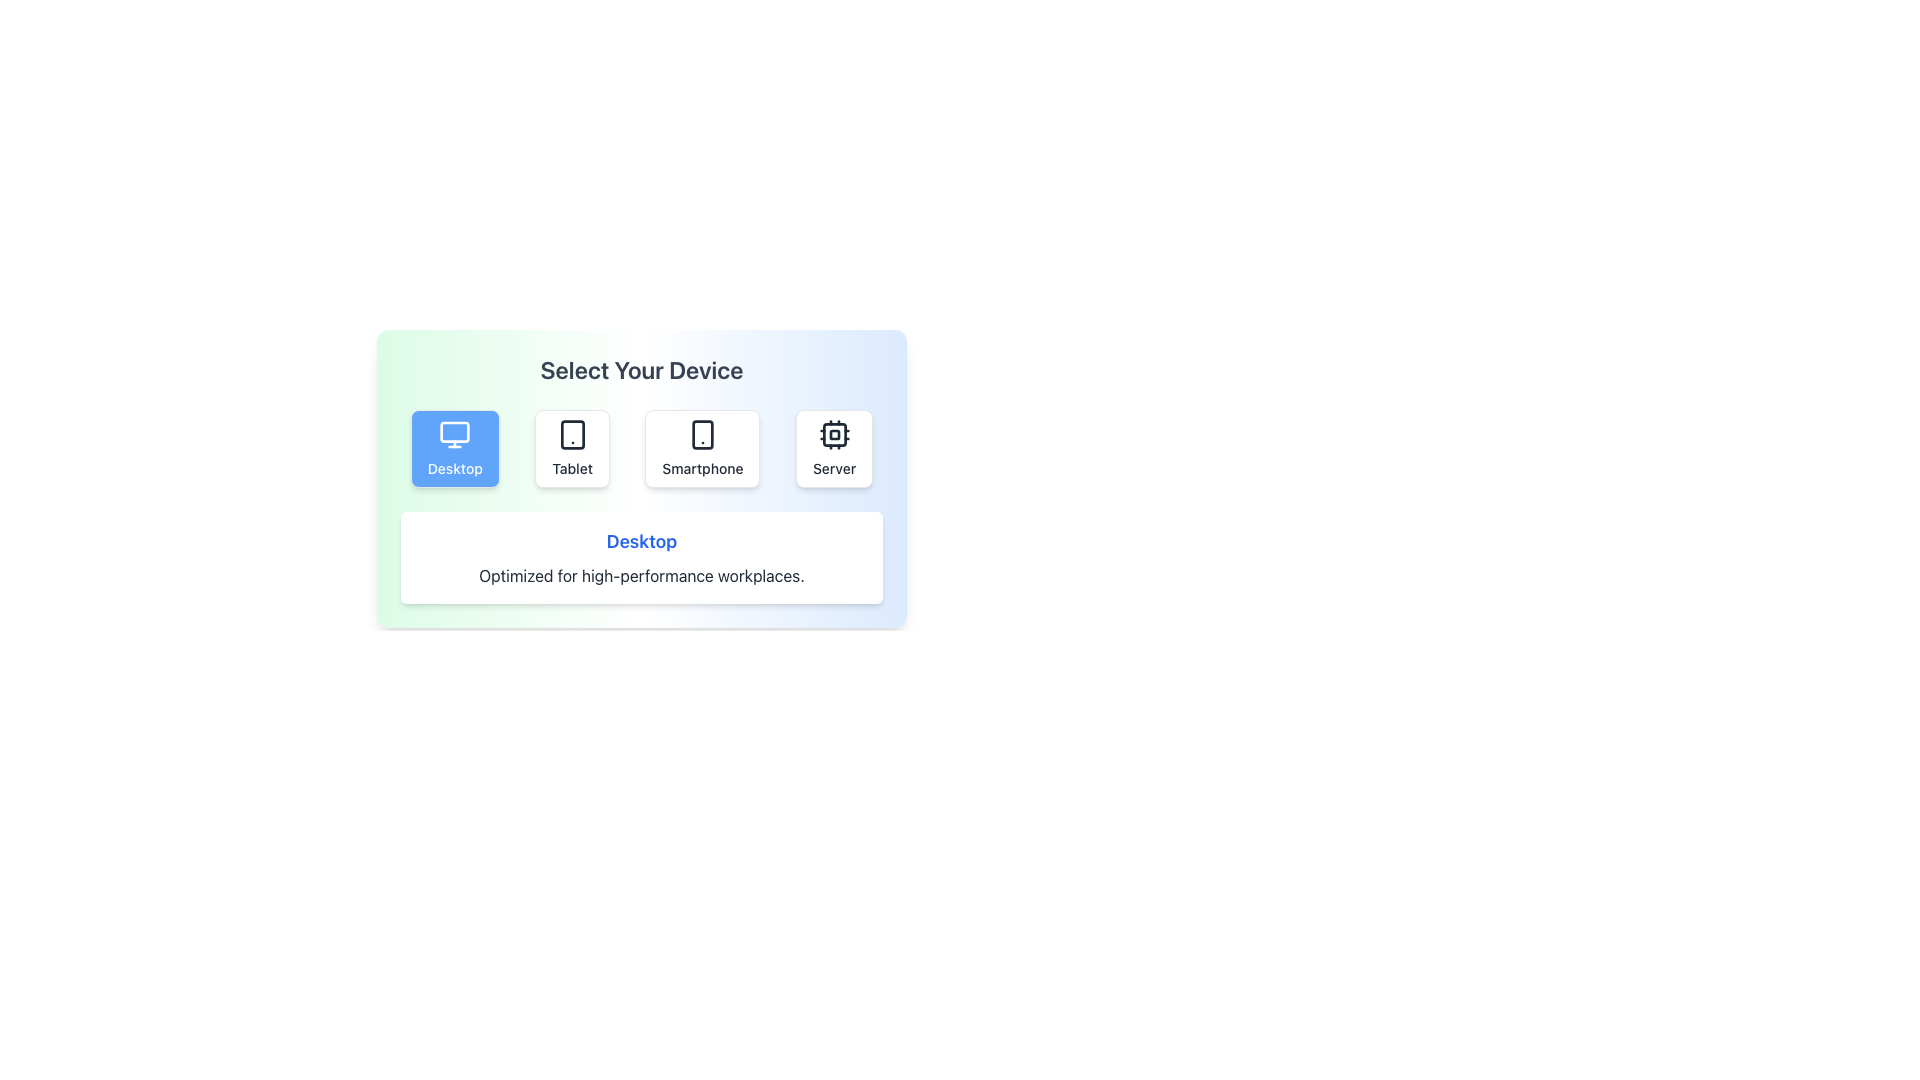 Image resolution: width=1920 pixels, height=1080 pixels. What do you see at coordinates (642, 558) in the screenshot?
I see `the Text block providing a description related to the 'Desktop' option, located in the lower section of the panel titled 'Select Your Device'` at bounding box center [642, 558].